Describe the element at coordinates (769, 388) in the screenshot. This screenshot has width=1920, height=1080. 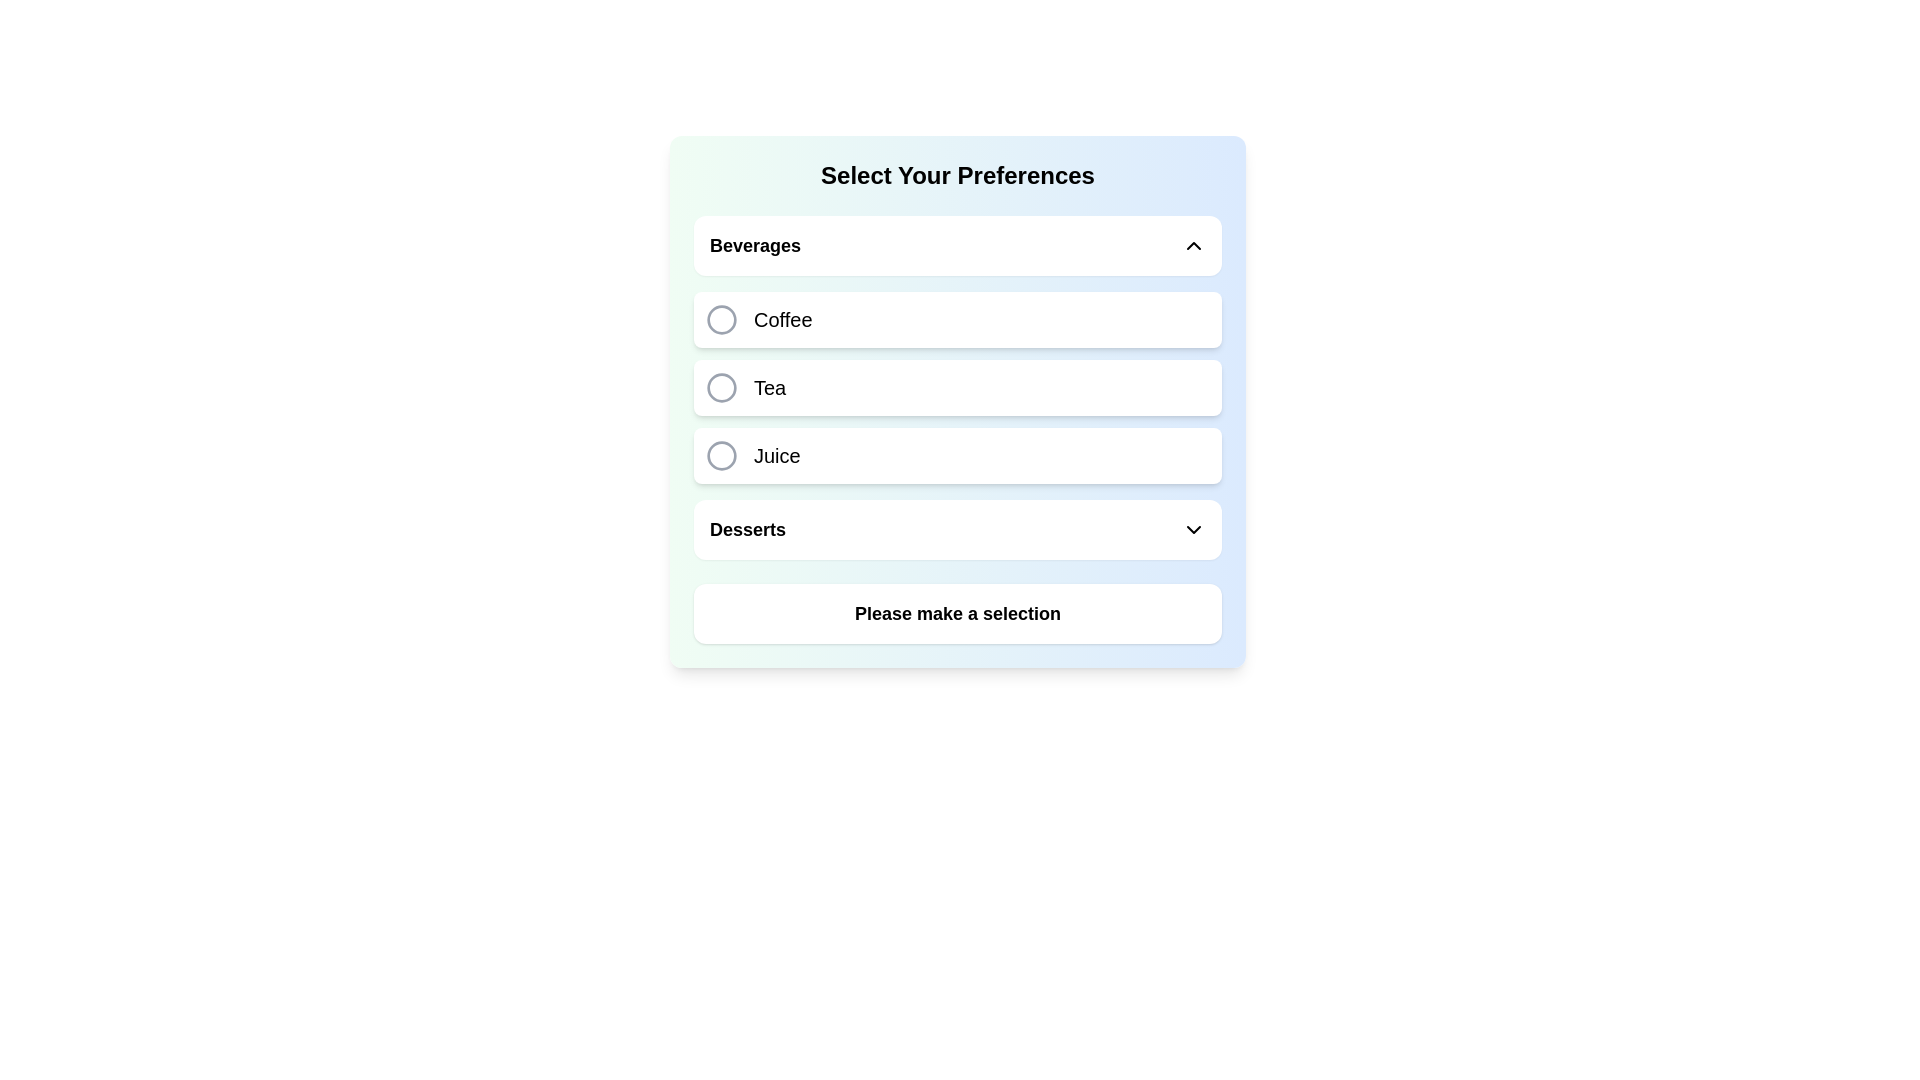
I see `the text label for 'Tea' which is positioned in the selection option row under the category 'Beverages'` at that location.